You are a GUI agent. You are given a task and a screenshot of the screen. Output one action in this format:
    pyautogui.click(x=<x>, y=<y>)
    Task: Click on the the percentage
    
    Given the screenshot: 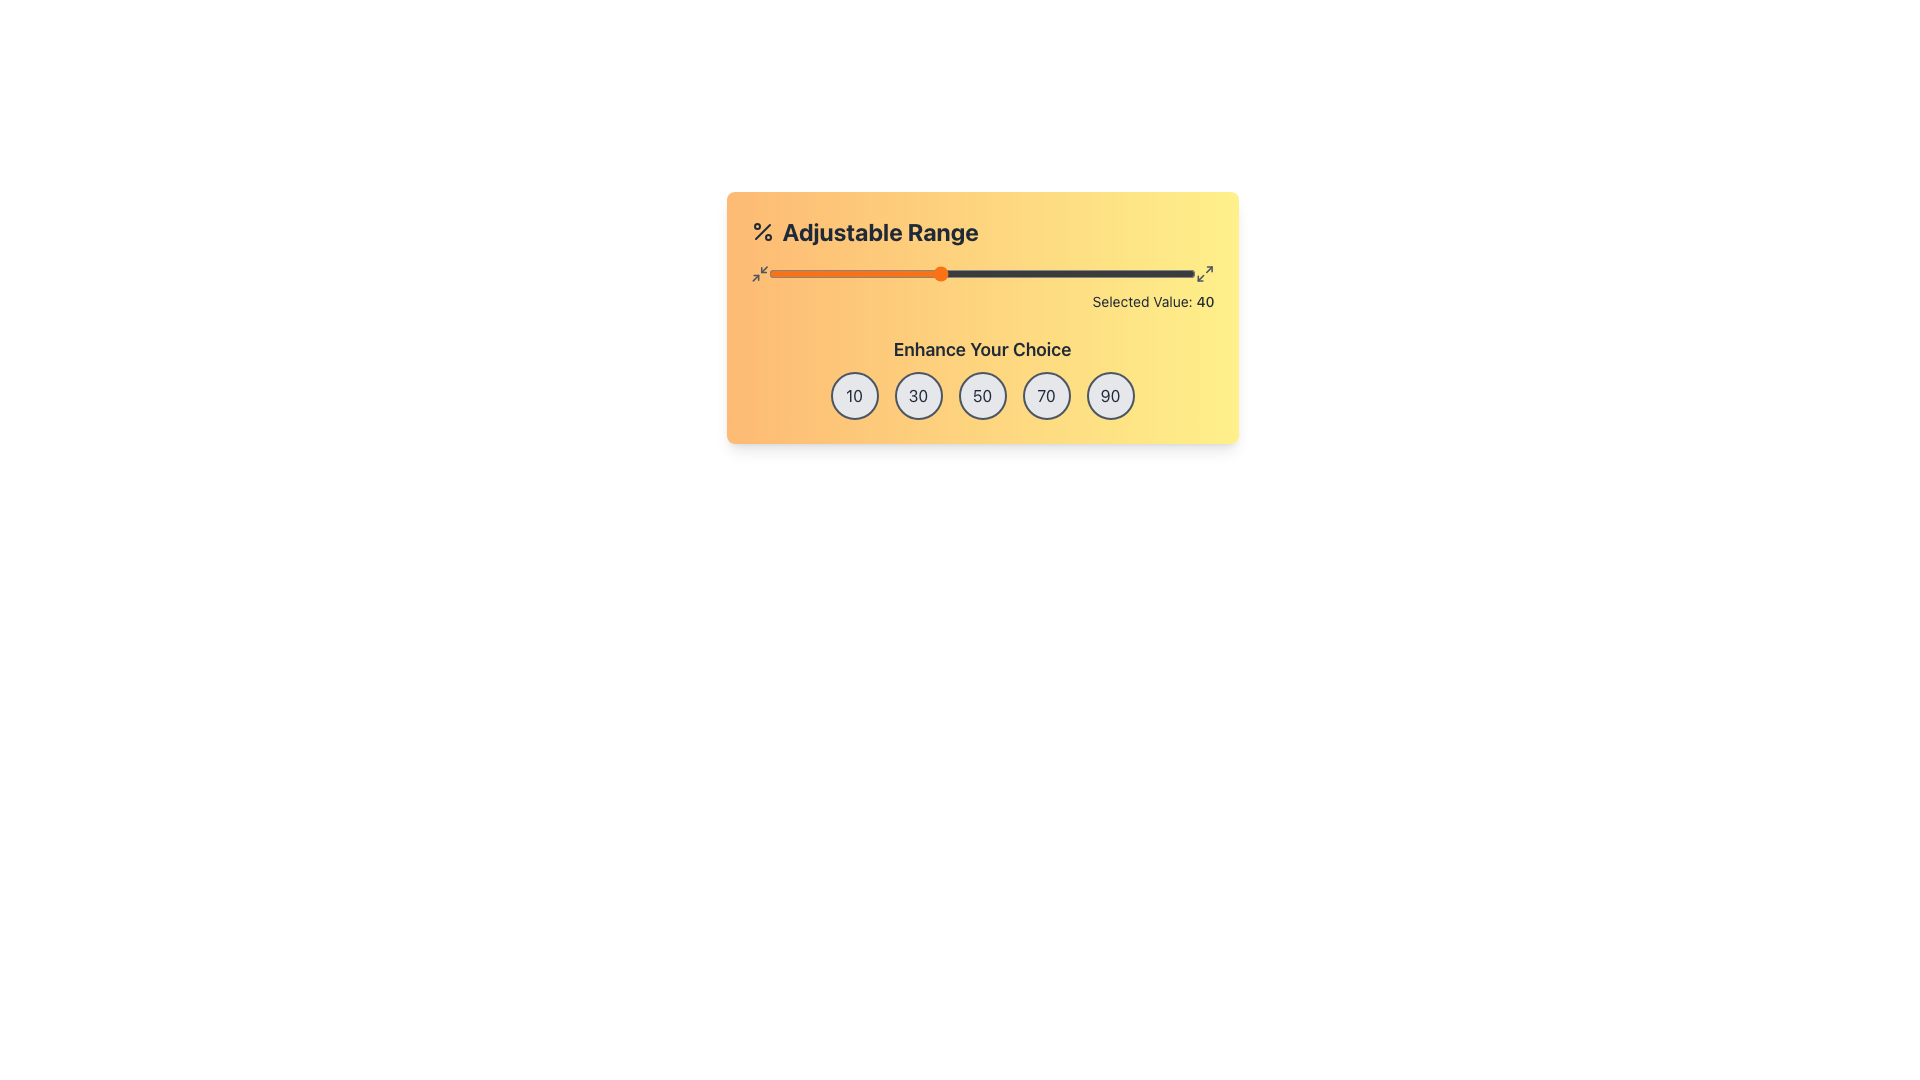 What is the action you would take?
    pyautogui.click(x=824, y=273)
    